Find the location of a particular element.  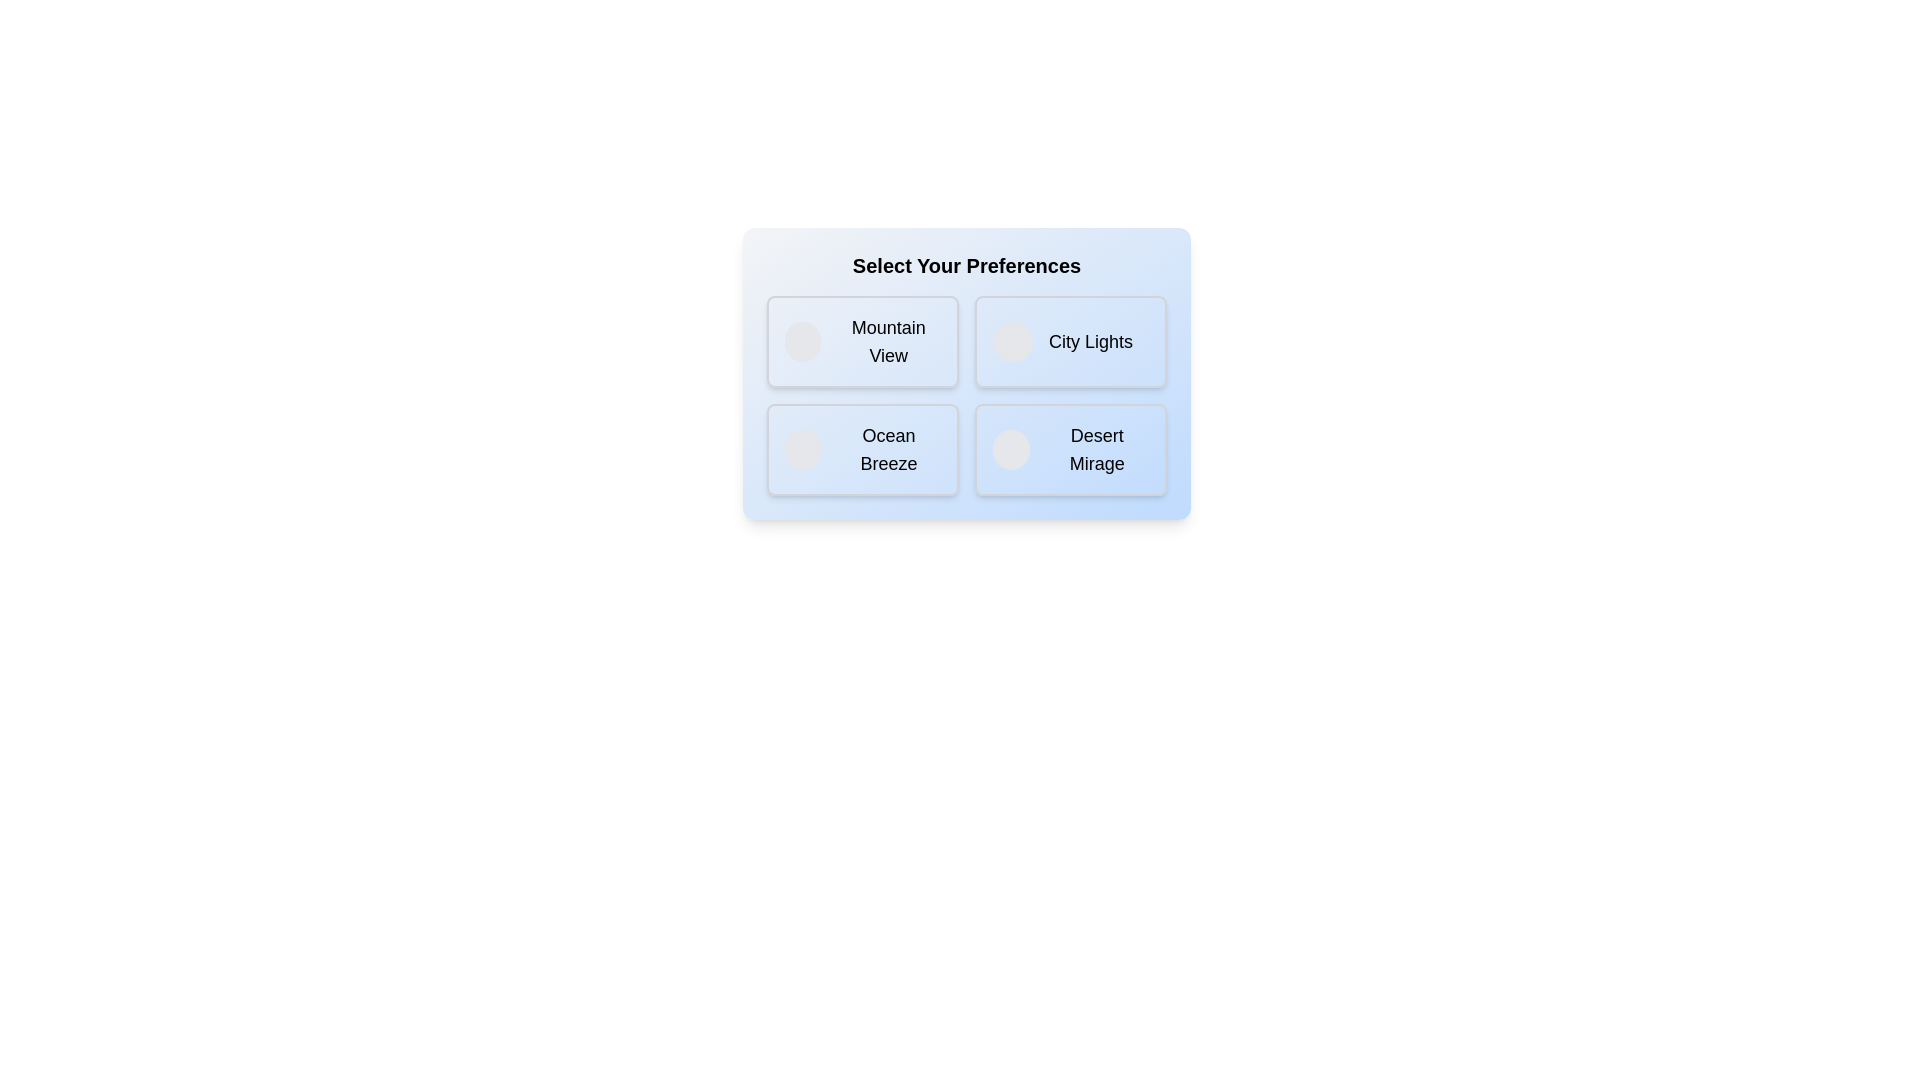

the option labeled Desert Mirage to observe visual feedback is located at coordinates (1069, 450).